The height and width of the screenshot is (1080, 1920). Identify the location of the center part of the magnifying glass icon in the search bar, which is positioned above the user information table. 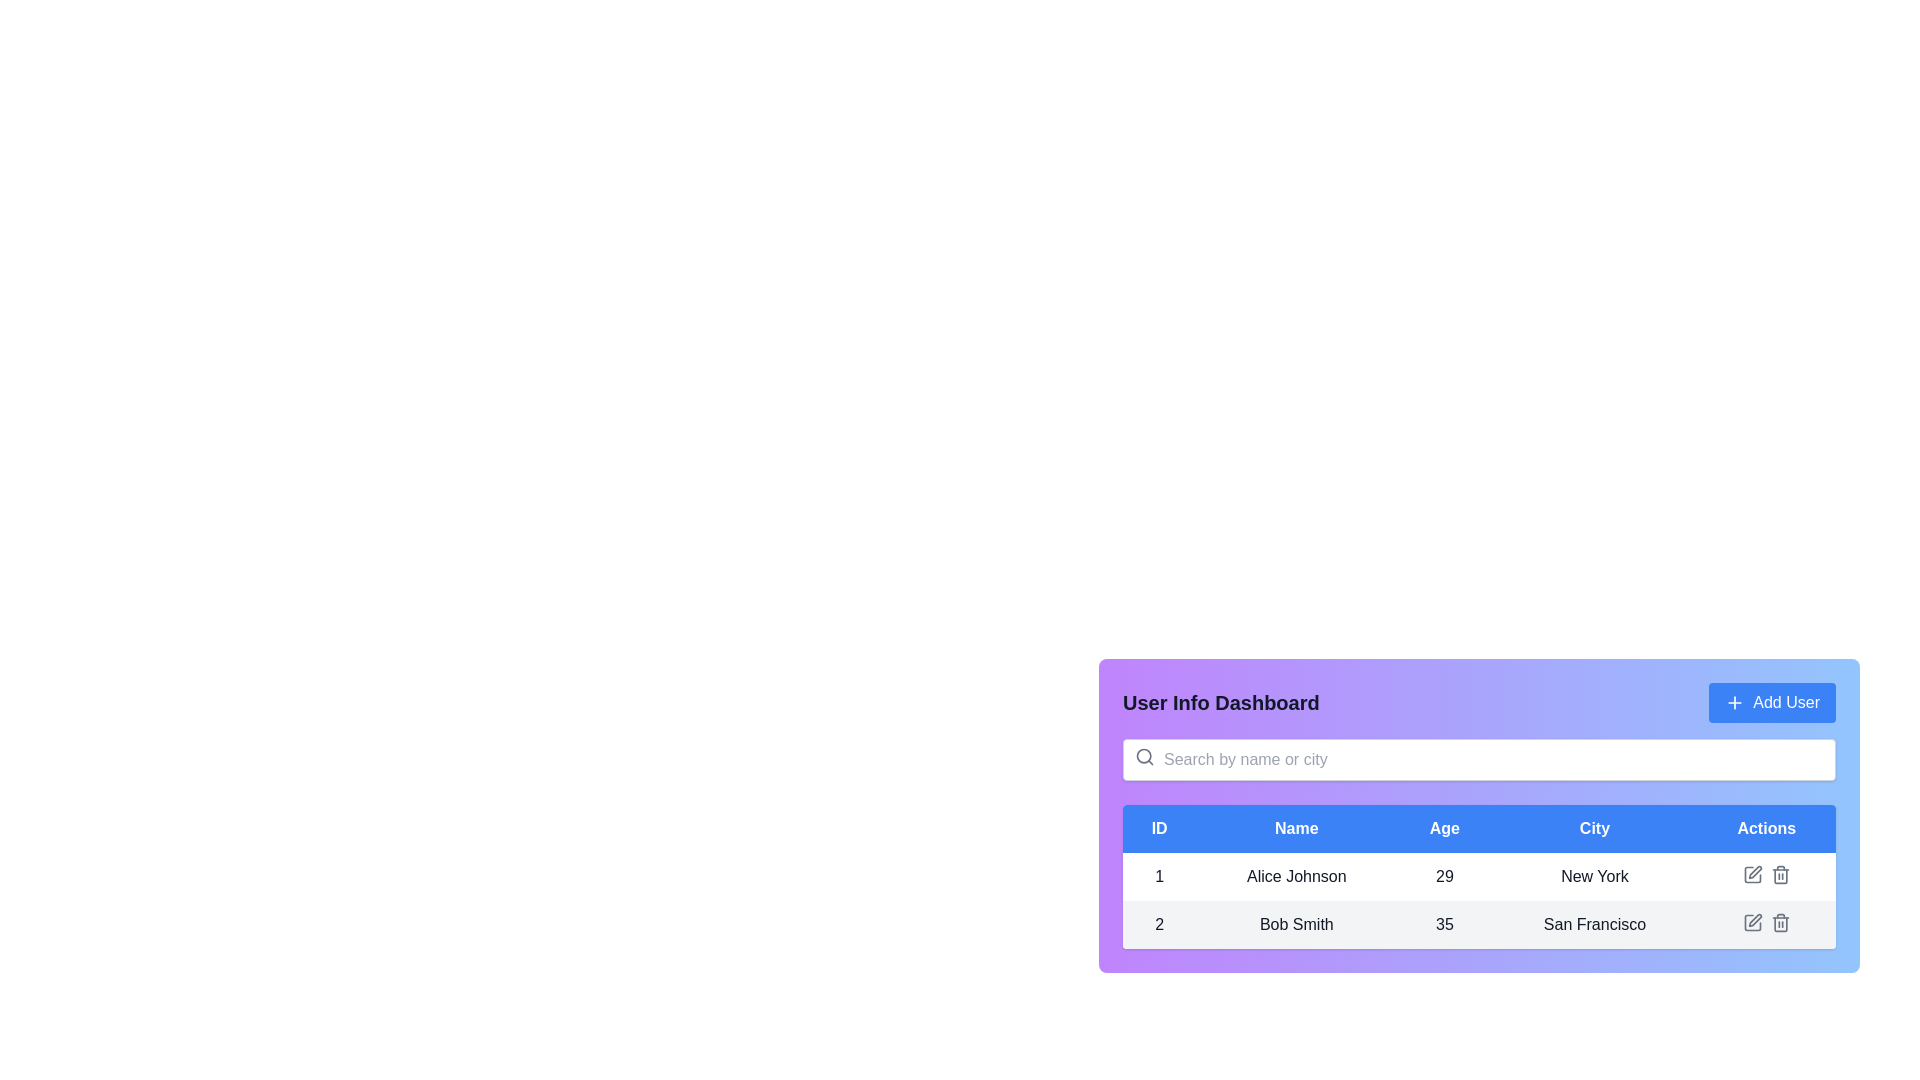
(1144, 756).